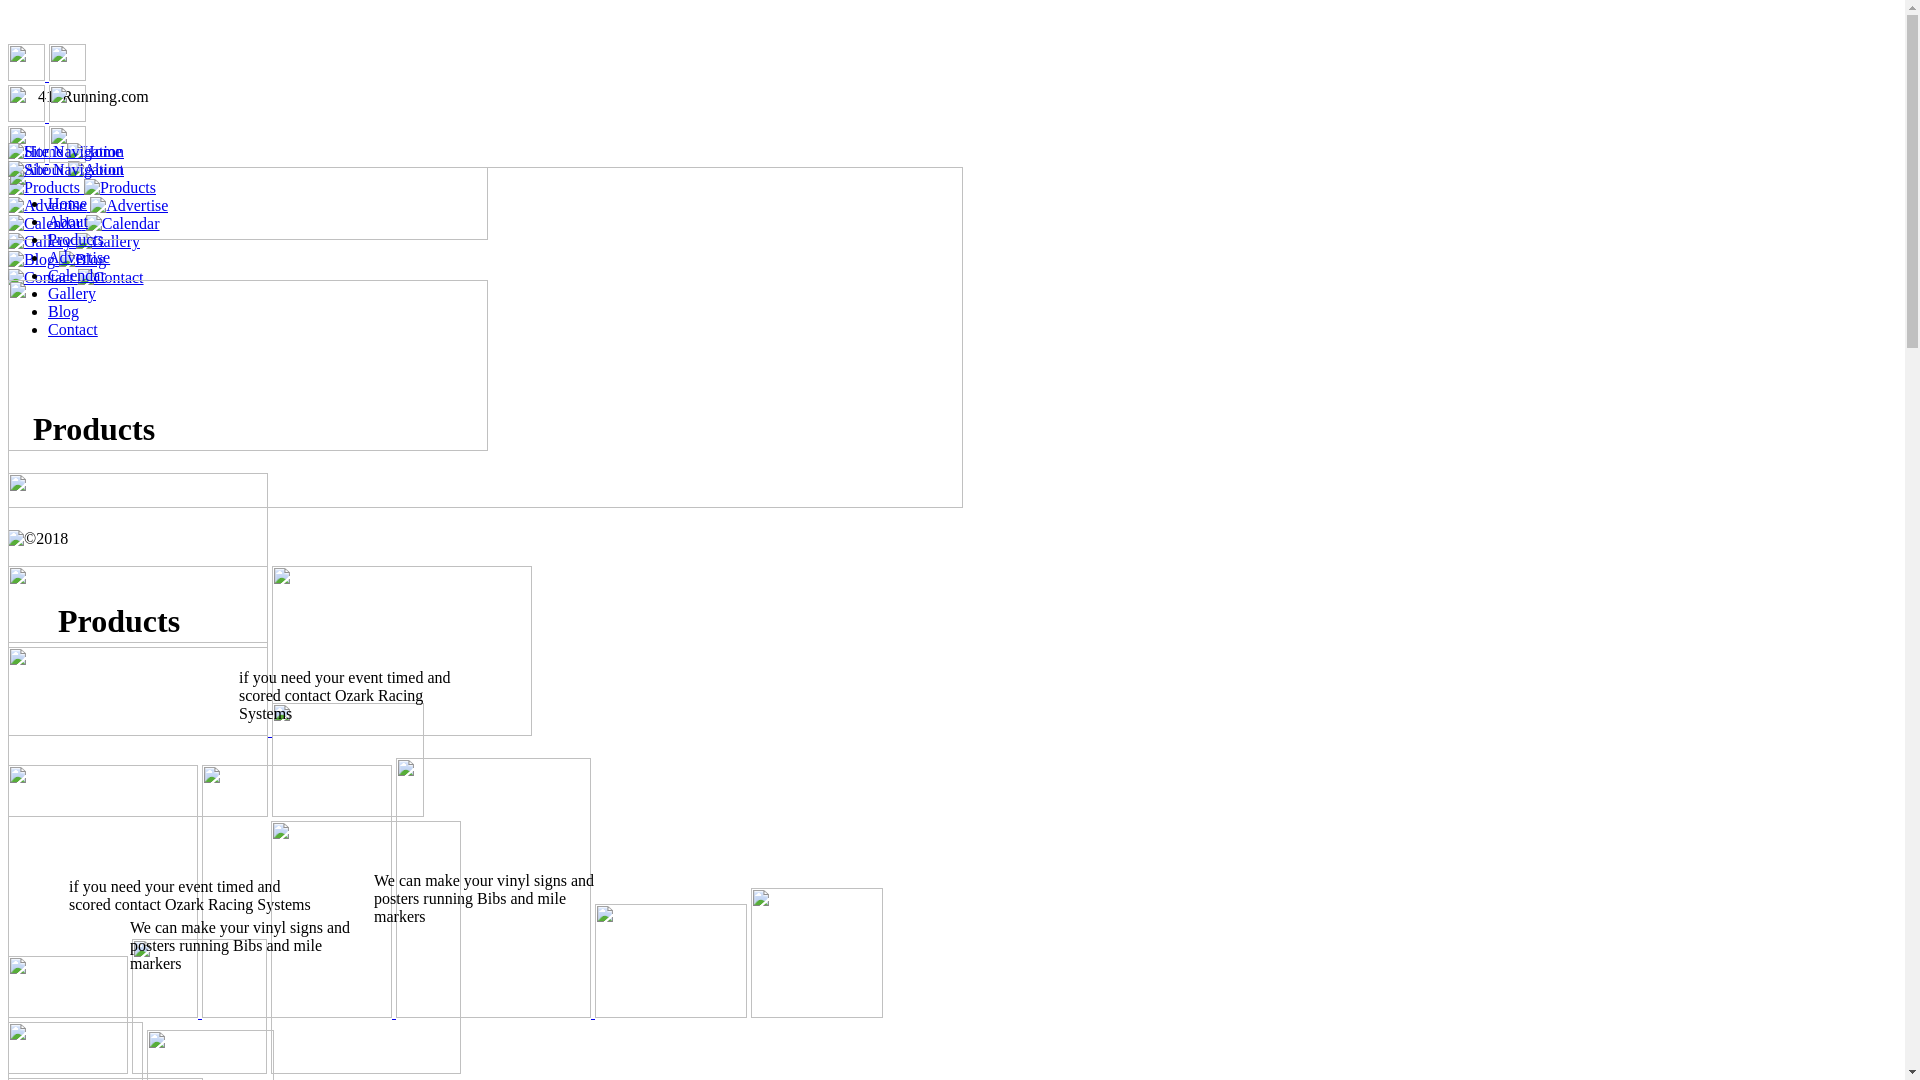 The height and width of the screenshot is (1080, 1920). I want to click on 'Calendar', so click(76, 275).